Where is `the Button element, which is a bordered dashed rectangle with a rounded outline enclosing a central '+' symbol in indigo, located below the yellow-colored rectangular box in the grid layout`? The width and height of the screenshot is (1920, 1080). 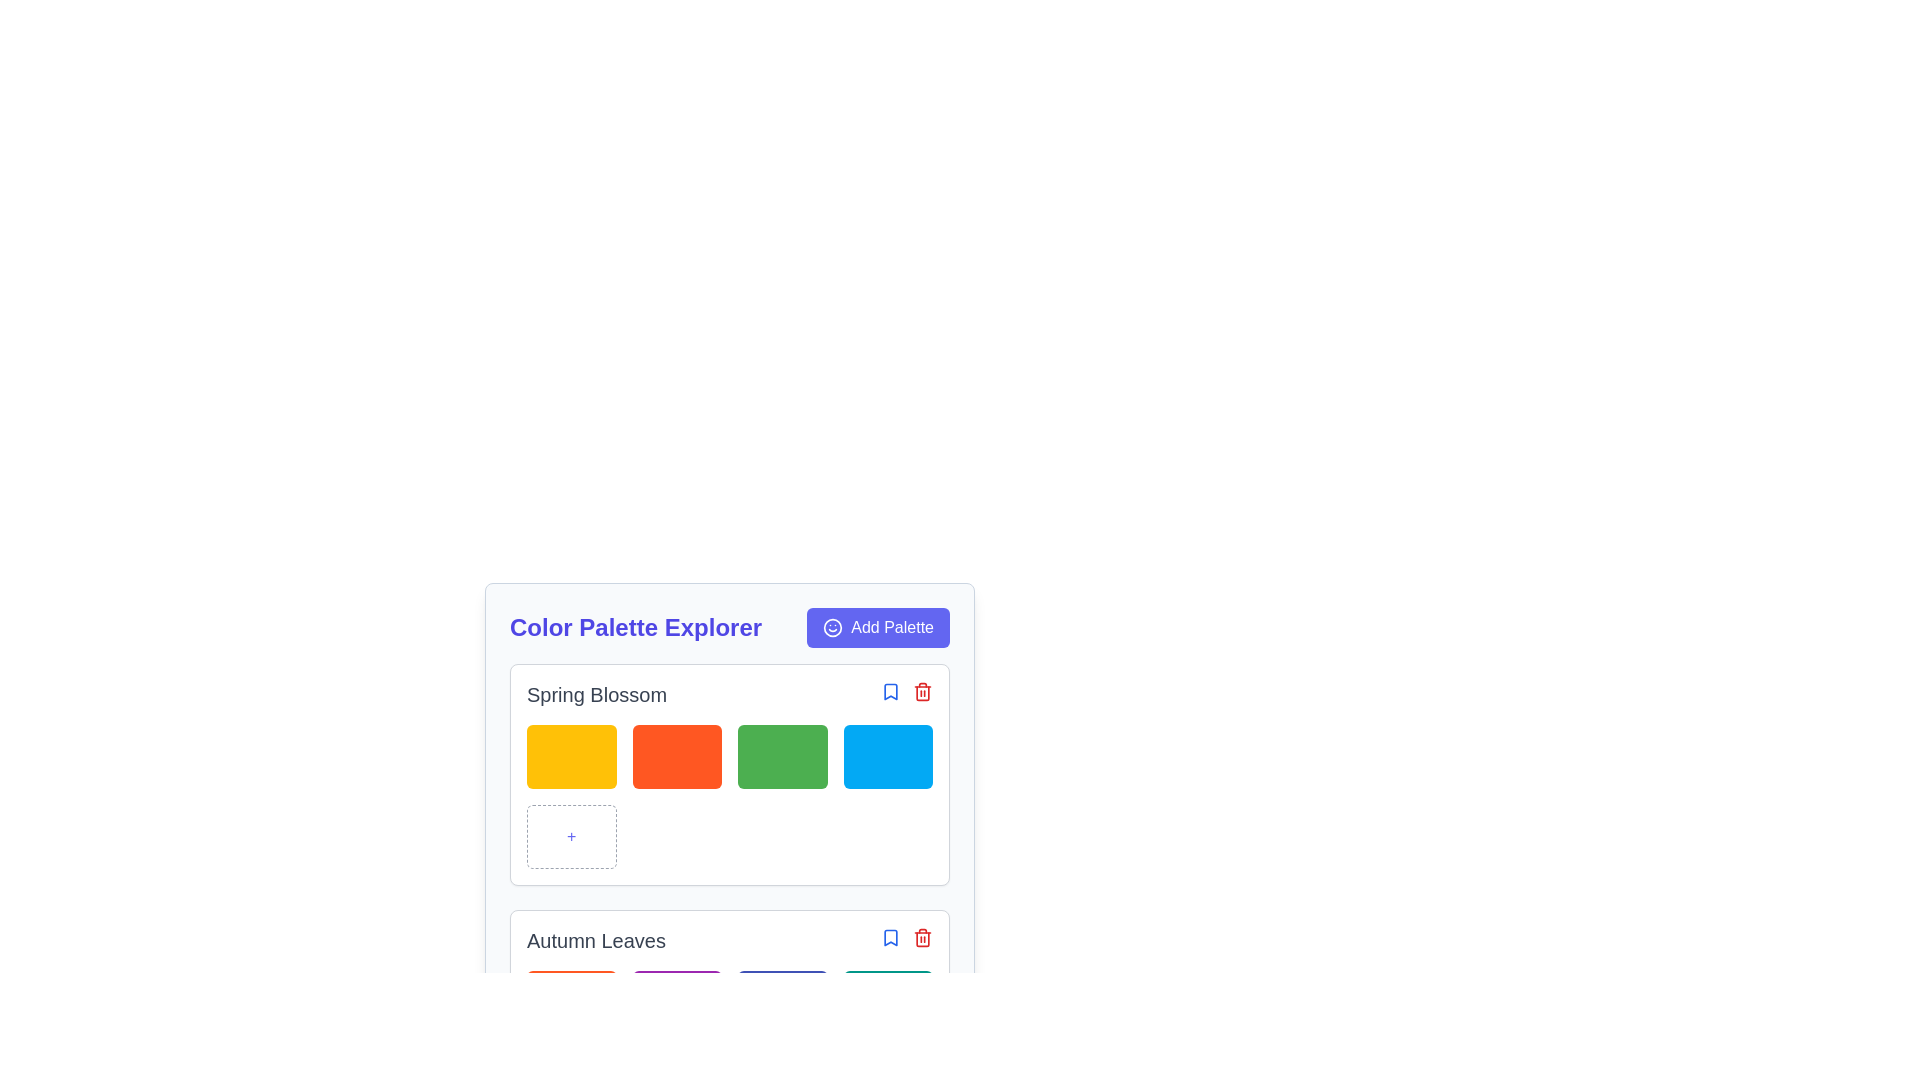 the Button element, which is a bordered dashed rectangle with a rounded outline enclosing a central '+' symbol in indigo, located below the yellow-colored rectangular box in the grid layout is located at coordinates (570, 837).